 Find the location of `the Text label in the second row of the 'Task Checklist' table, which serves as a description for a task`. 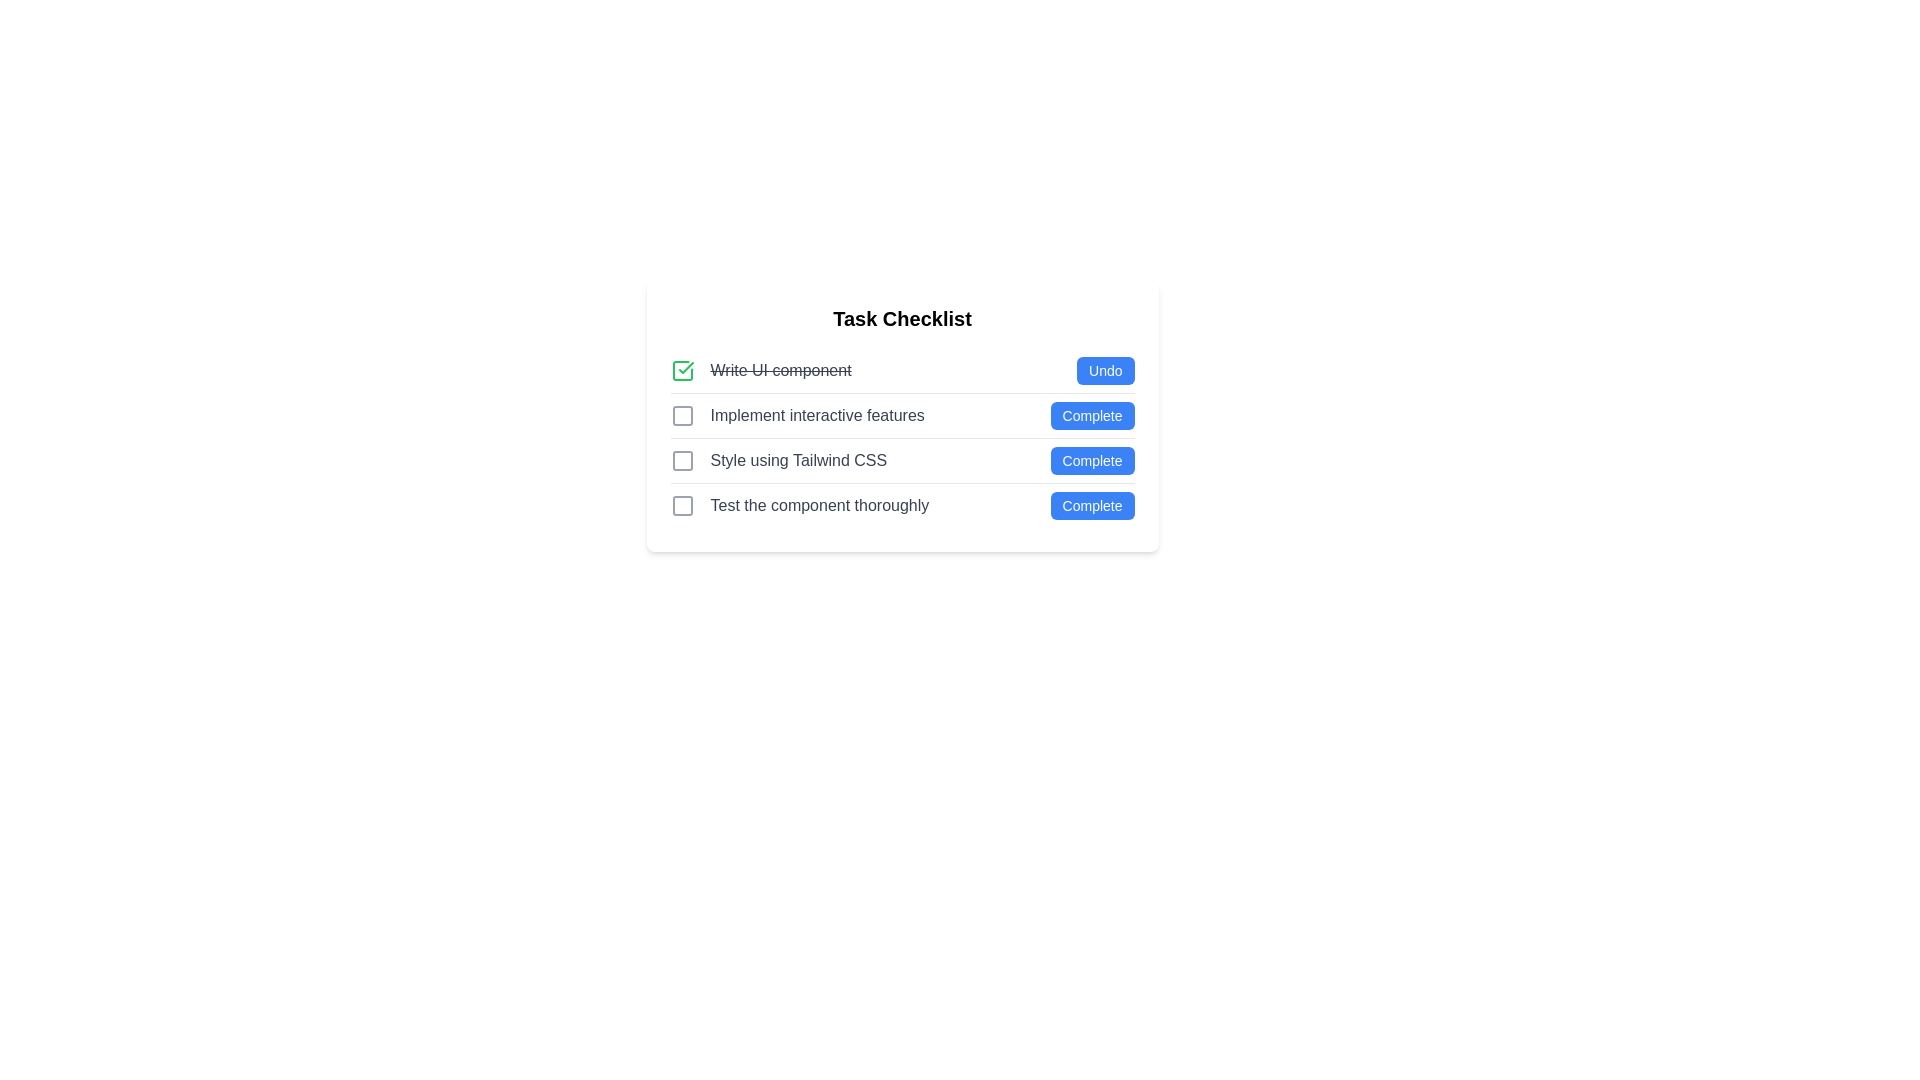

the Text label in the second row of the 'Task Checklist' table, which serves as a description for a task is located at coordinates (817, 415).